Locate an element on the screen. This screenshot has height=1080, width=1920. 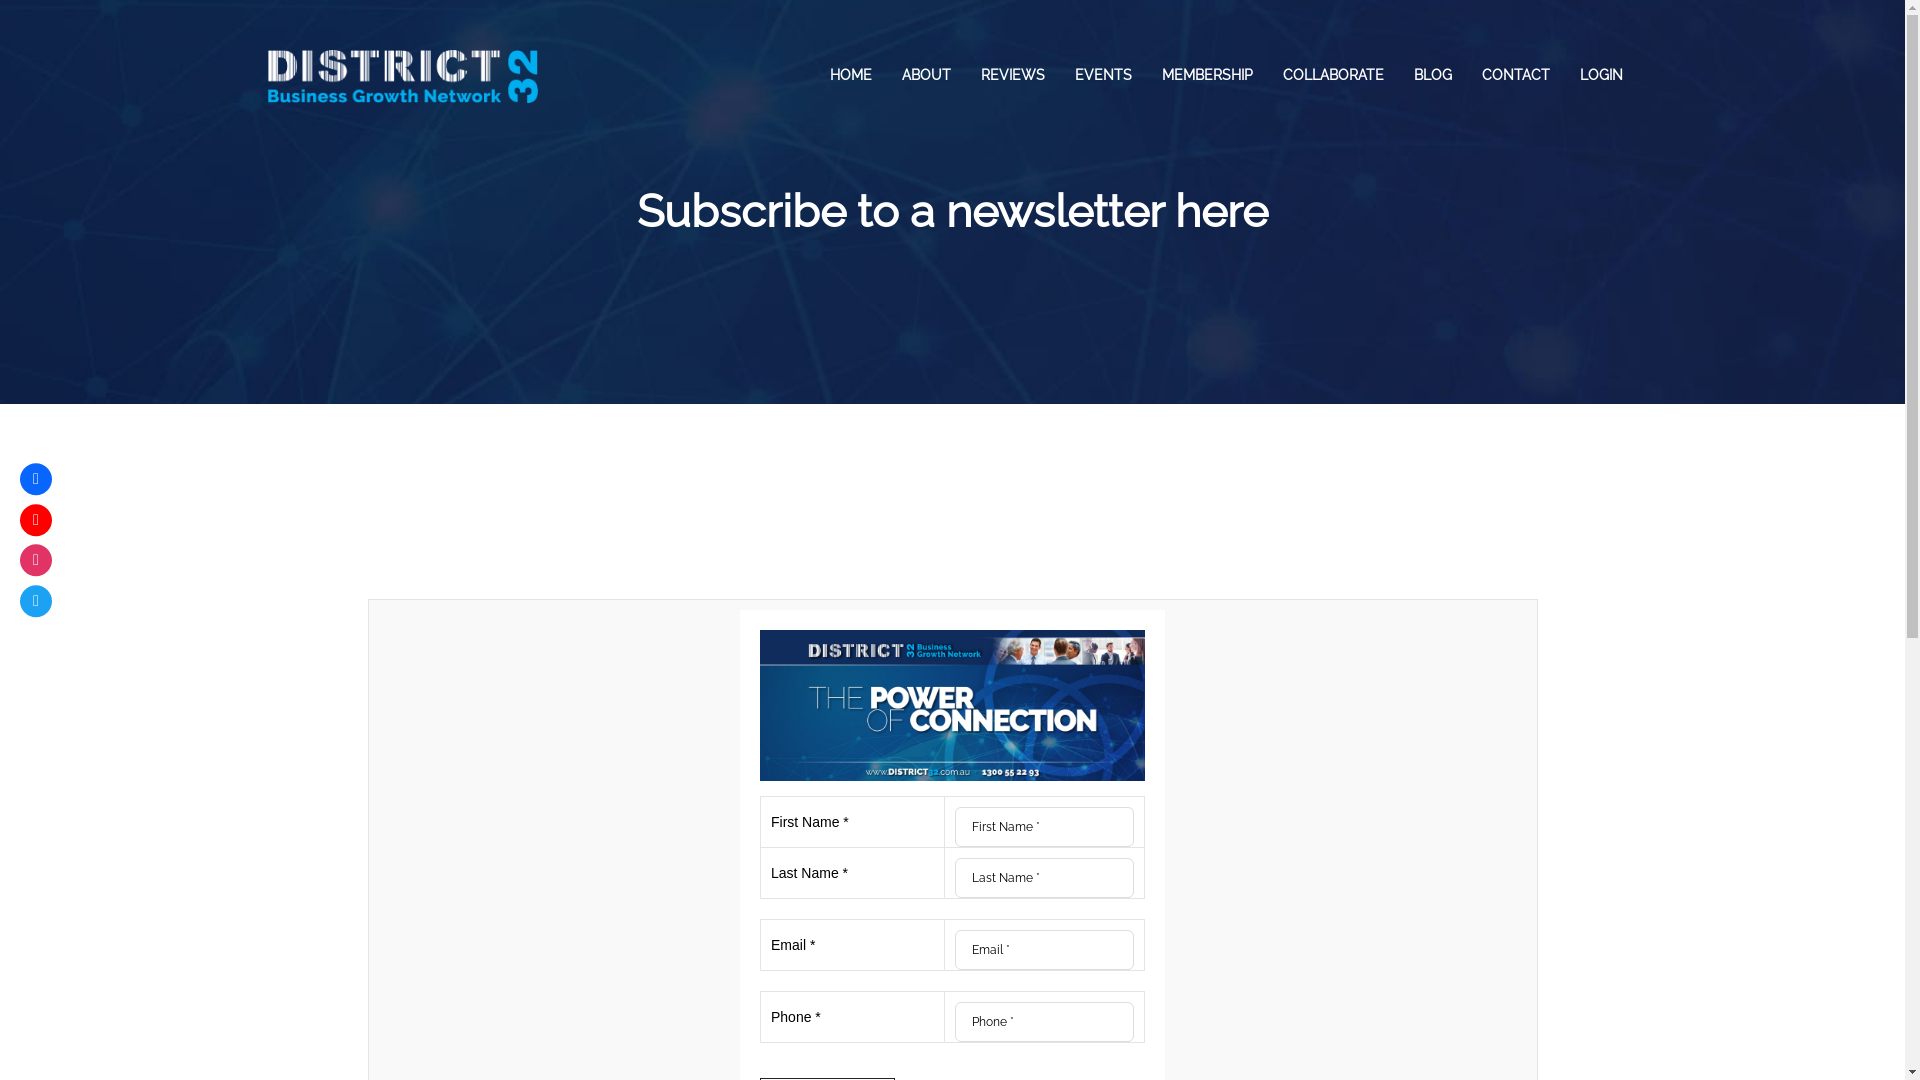
'Interesting Image' is located at coordinates (951, 704).